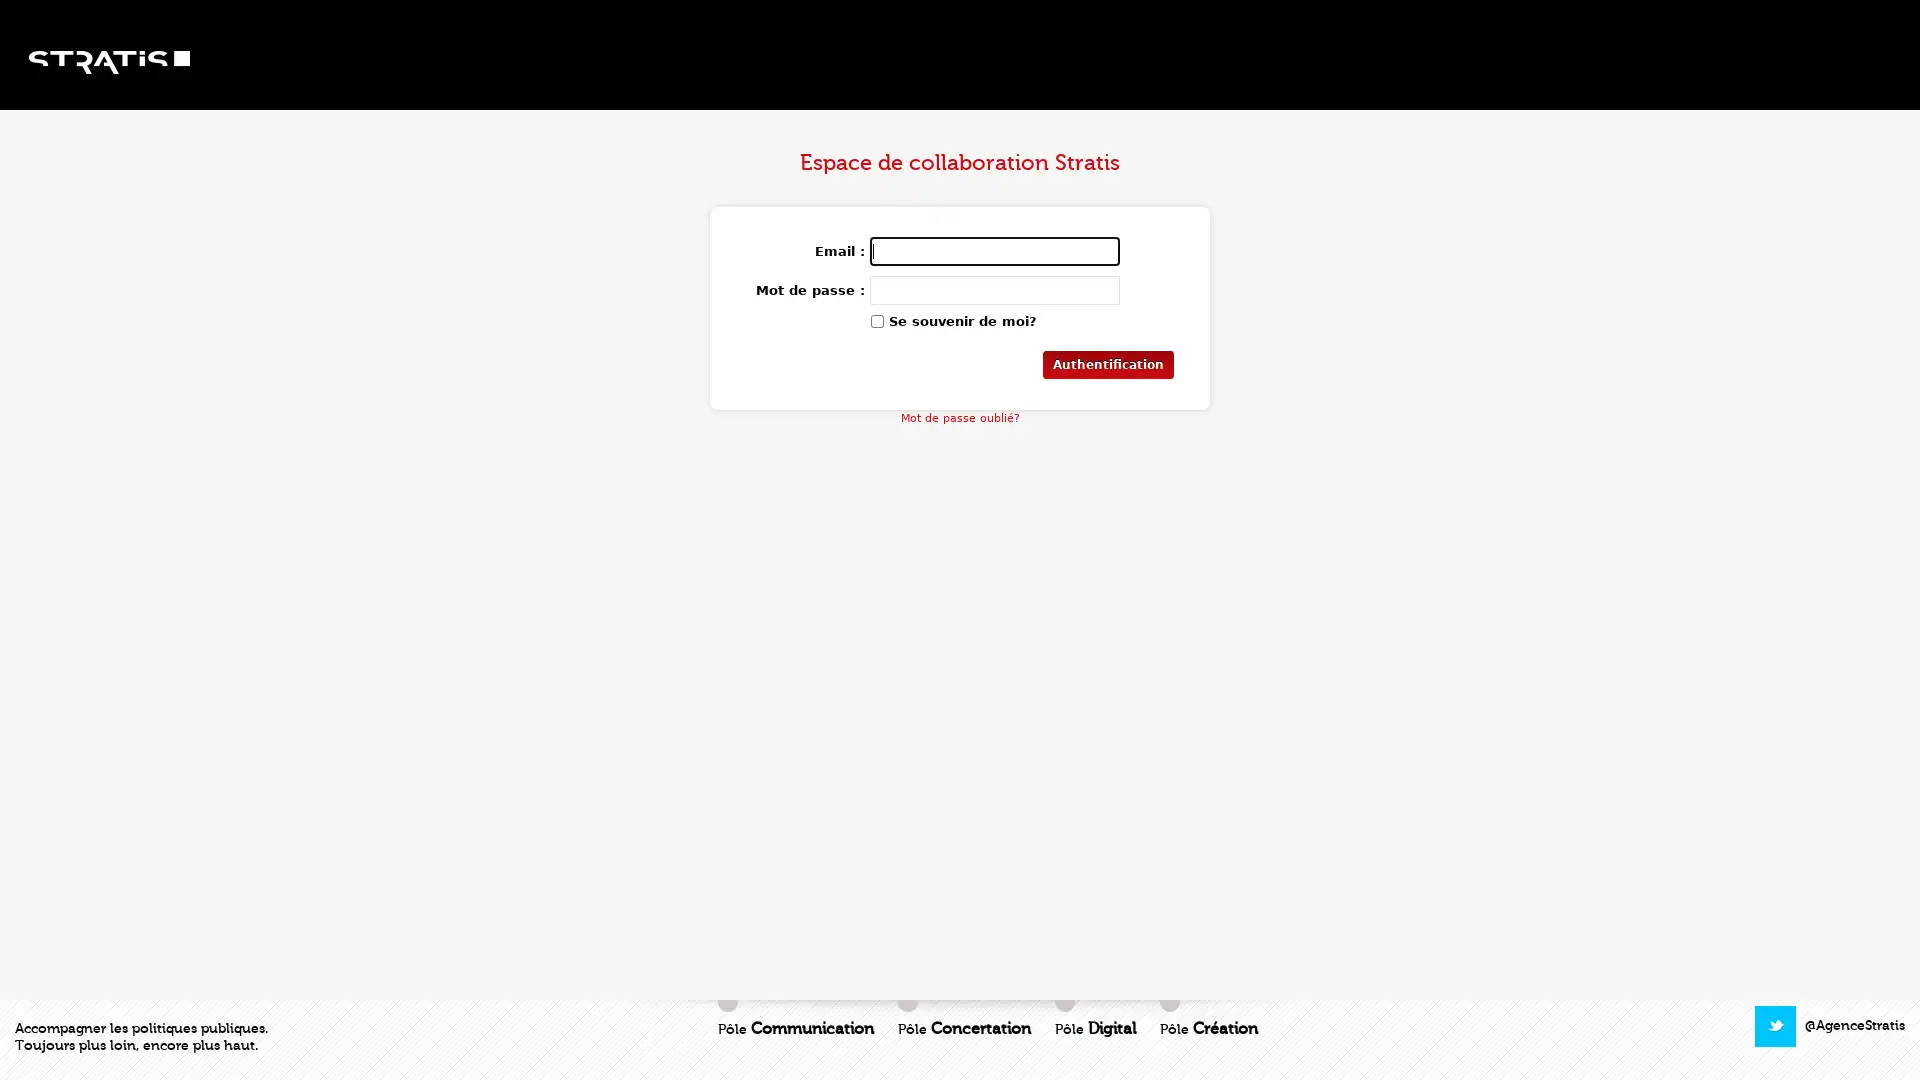  What do you see at coordinates (1107, 365) in the screenshot?
I see `Authentification` at bounding box center [1107, 365].